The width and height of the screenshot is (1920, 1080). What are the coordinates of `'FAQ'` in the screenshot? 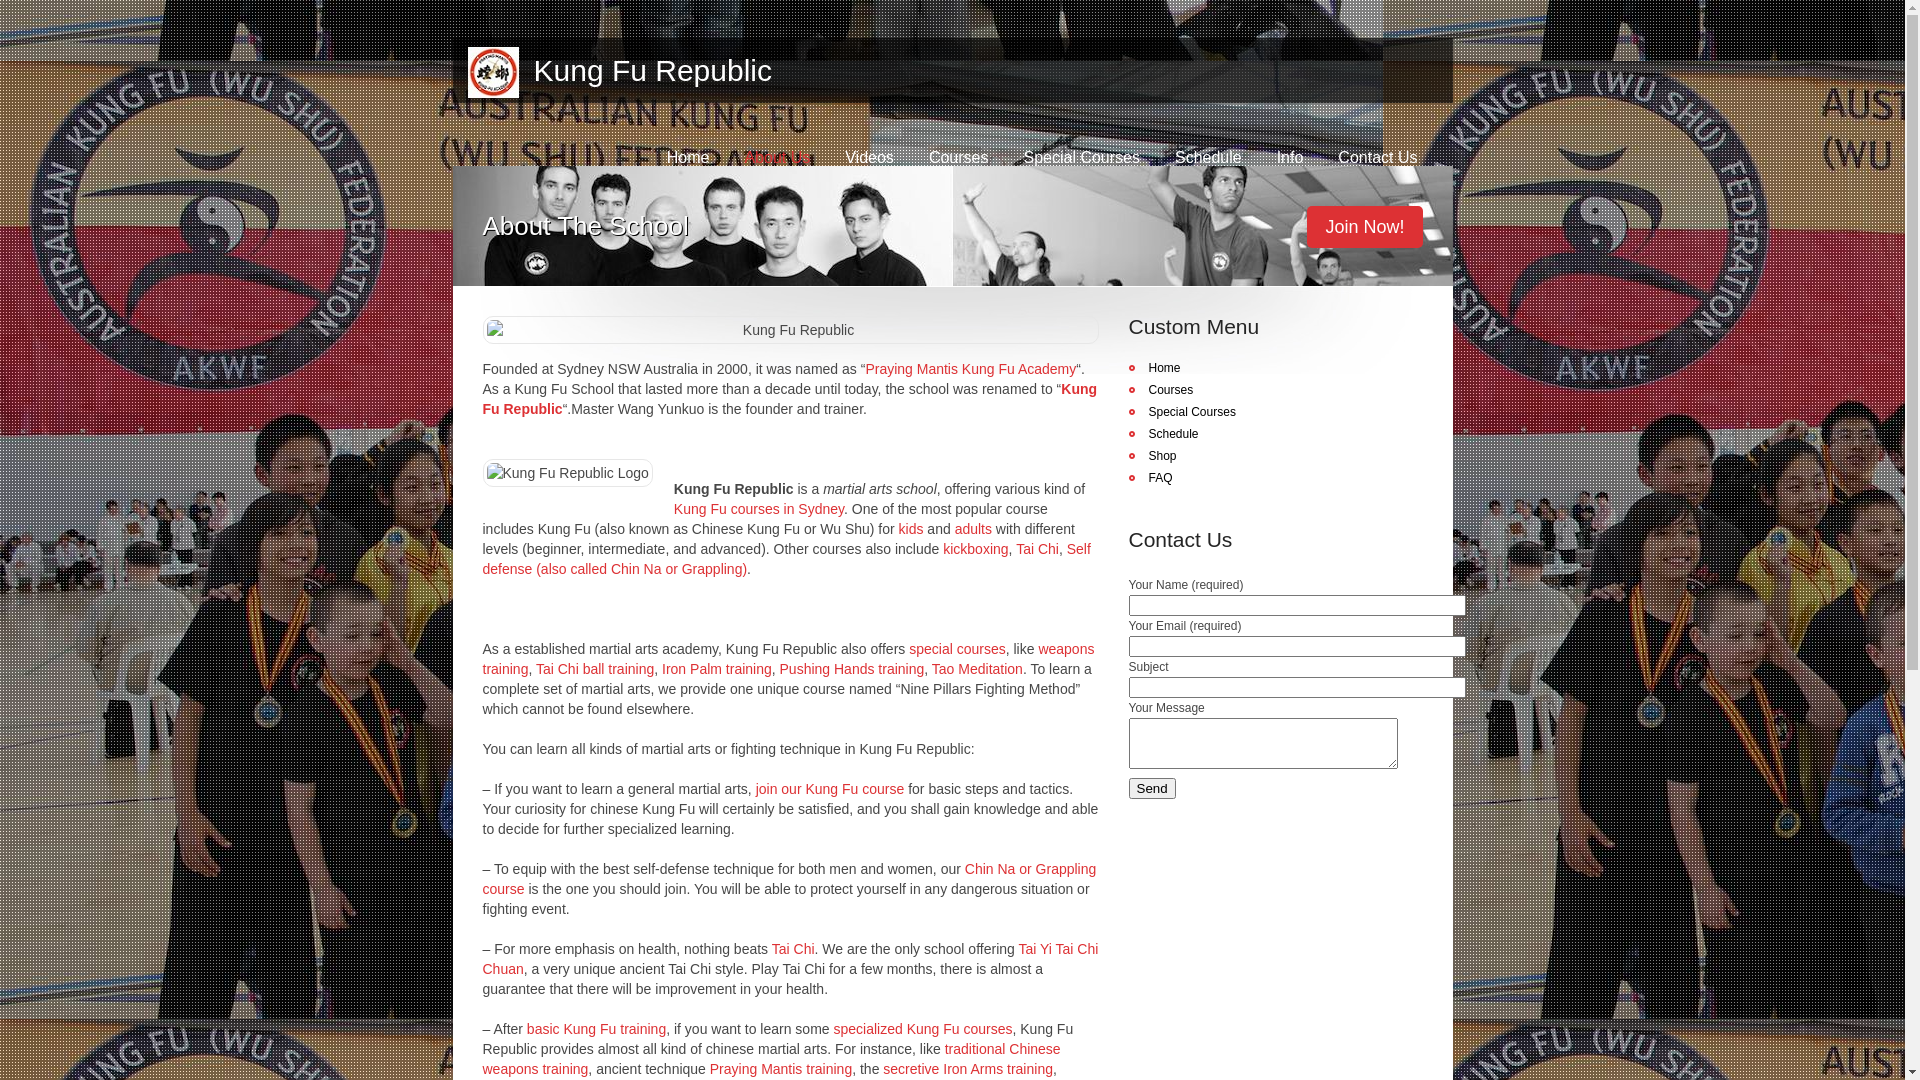 It's located at (1150, 478).